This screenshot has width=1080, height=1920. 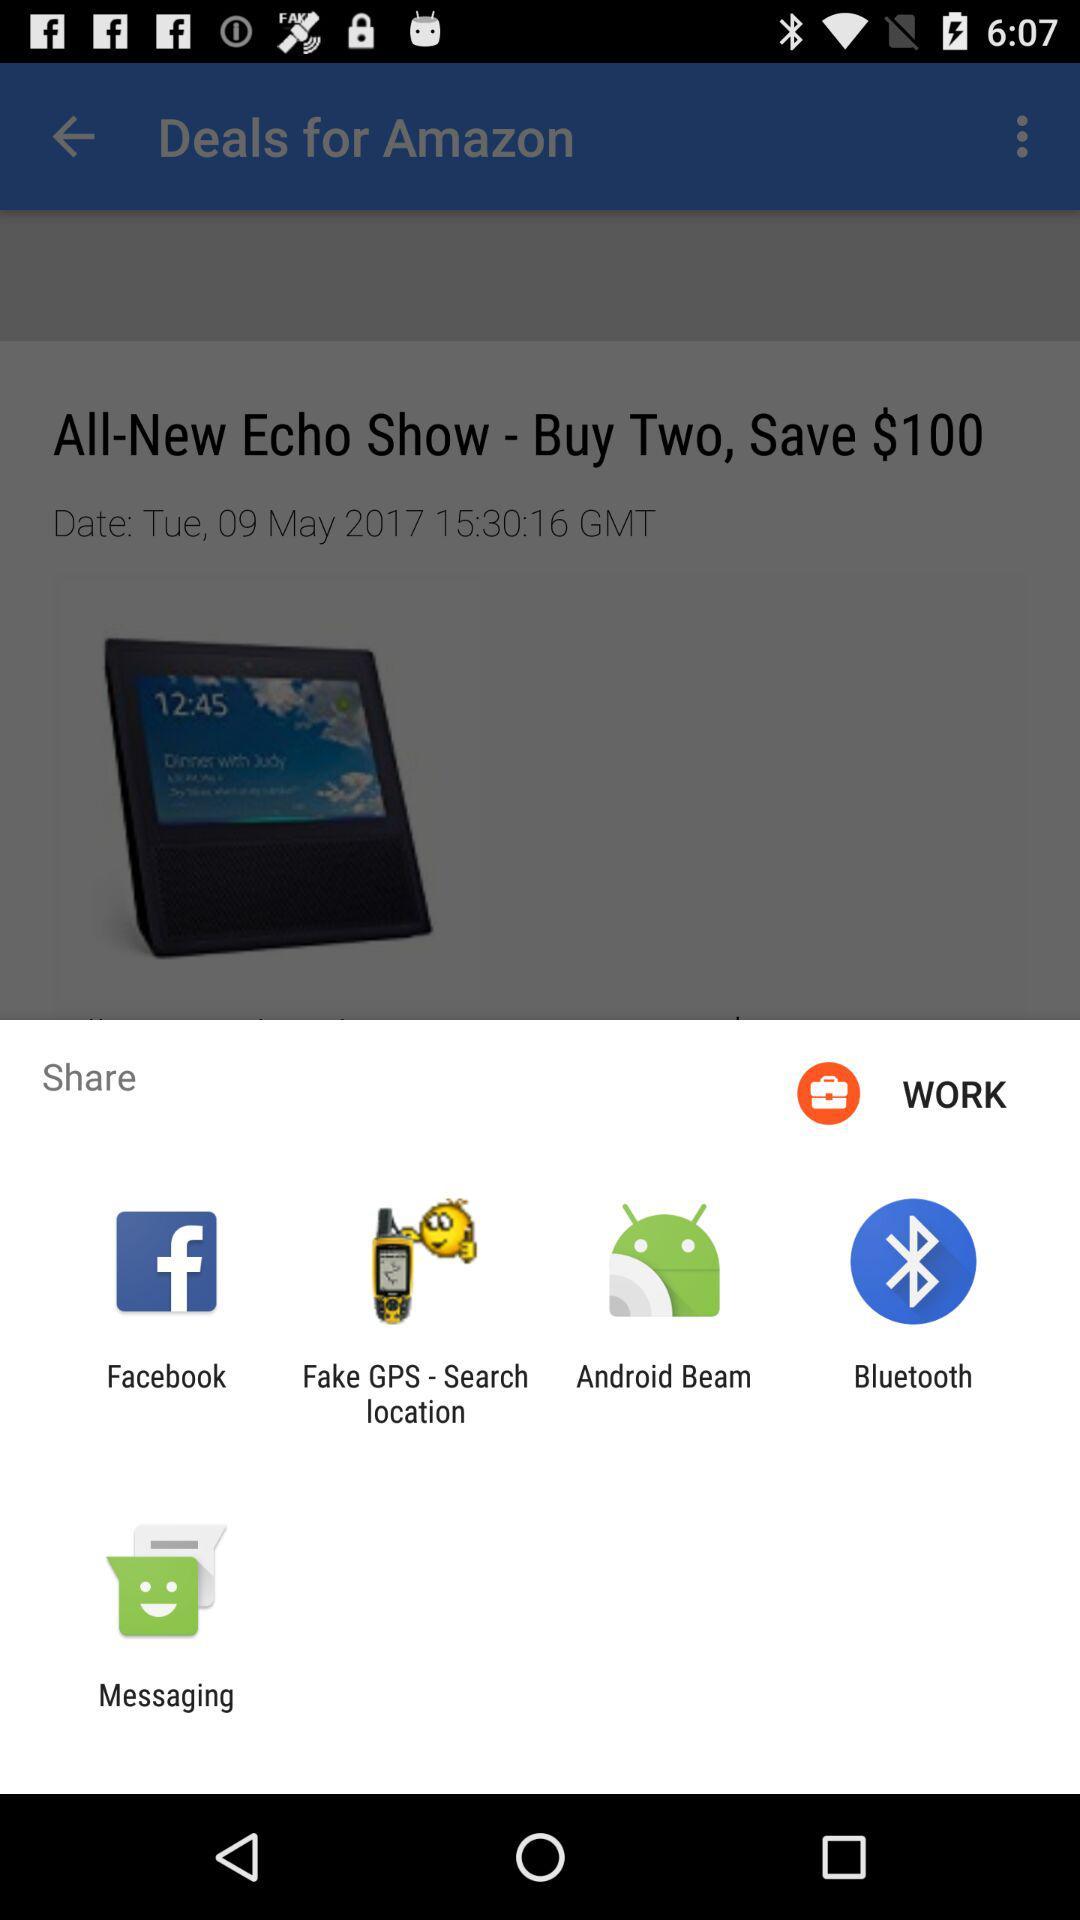 I want to click on item to the right of the fake gps search, so click(x=664, y=1392).